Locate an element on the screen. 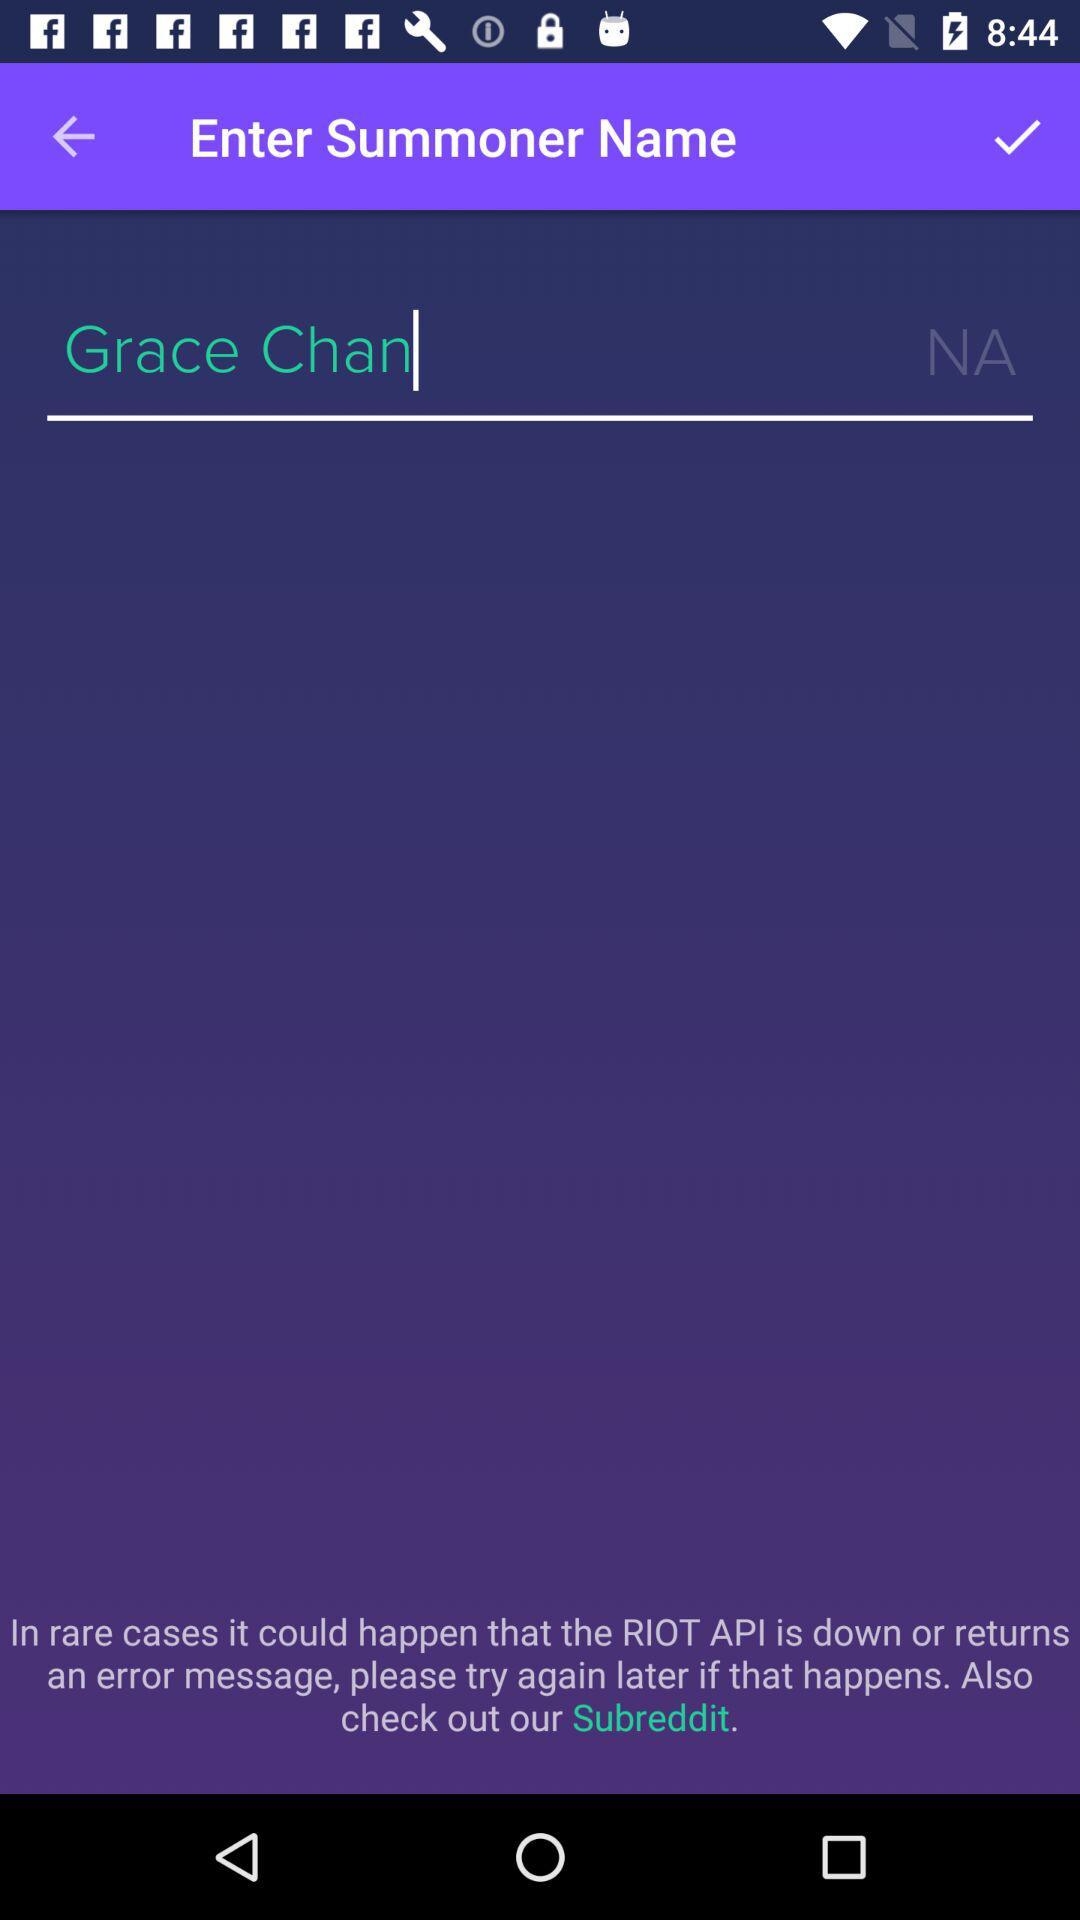 The height and width of the screenshot is (1920, 1080). in rare cases item is located at coordinates (540, 1674).